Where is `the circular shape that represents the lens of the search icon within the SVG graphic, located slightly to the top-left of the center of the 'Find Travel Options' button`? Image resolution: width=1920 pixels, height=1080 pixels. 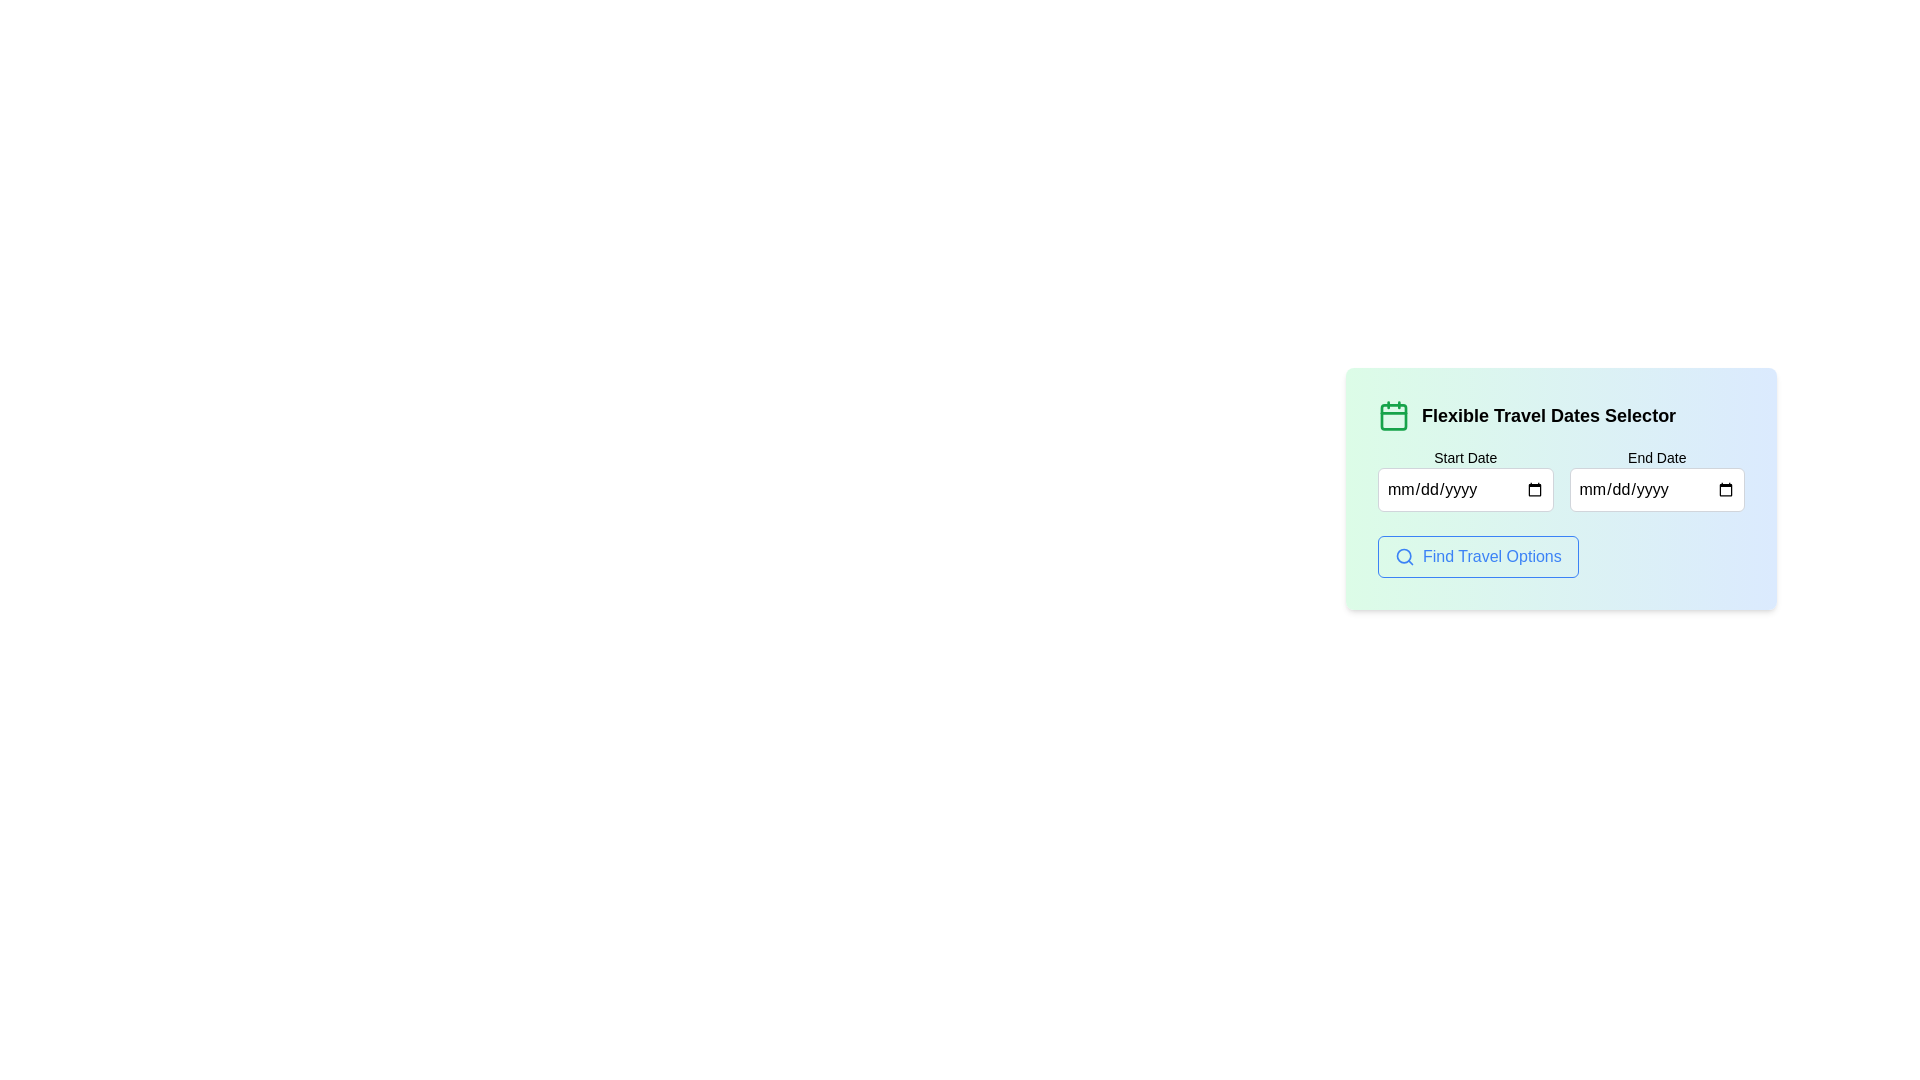
the circular shape that represents the lens of the search icon within the SVG graphic, located slightly to the top-left of the center of the 'Find Travel Options' button is located at coordinates (1403, 556).